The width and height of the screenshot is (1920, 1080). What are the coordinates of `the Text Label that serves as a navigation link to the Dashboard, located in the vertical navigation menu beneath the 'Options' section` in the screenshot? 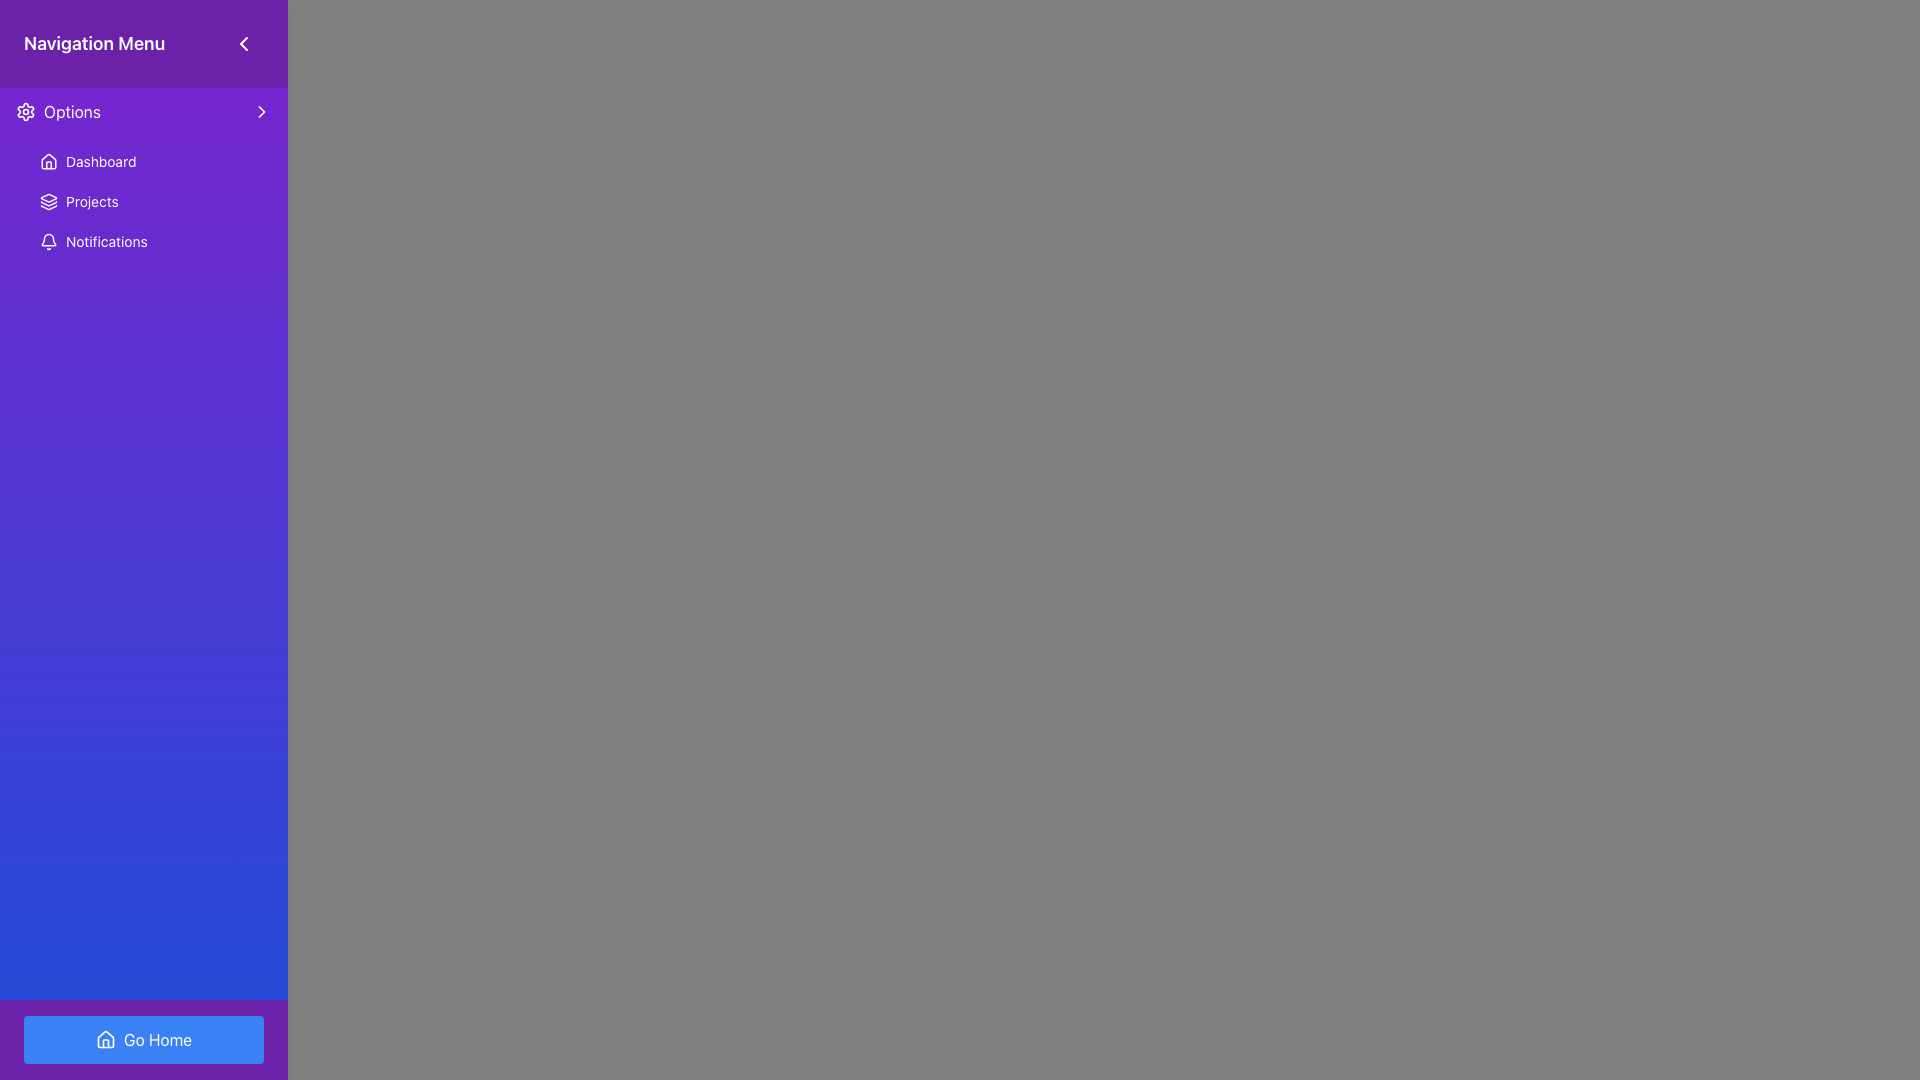 It's located at (100, 161).